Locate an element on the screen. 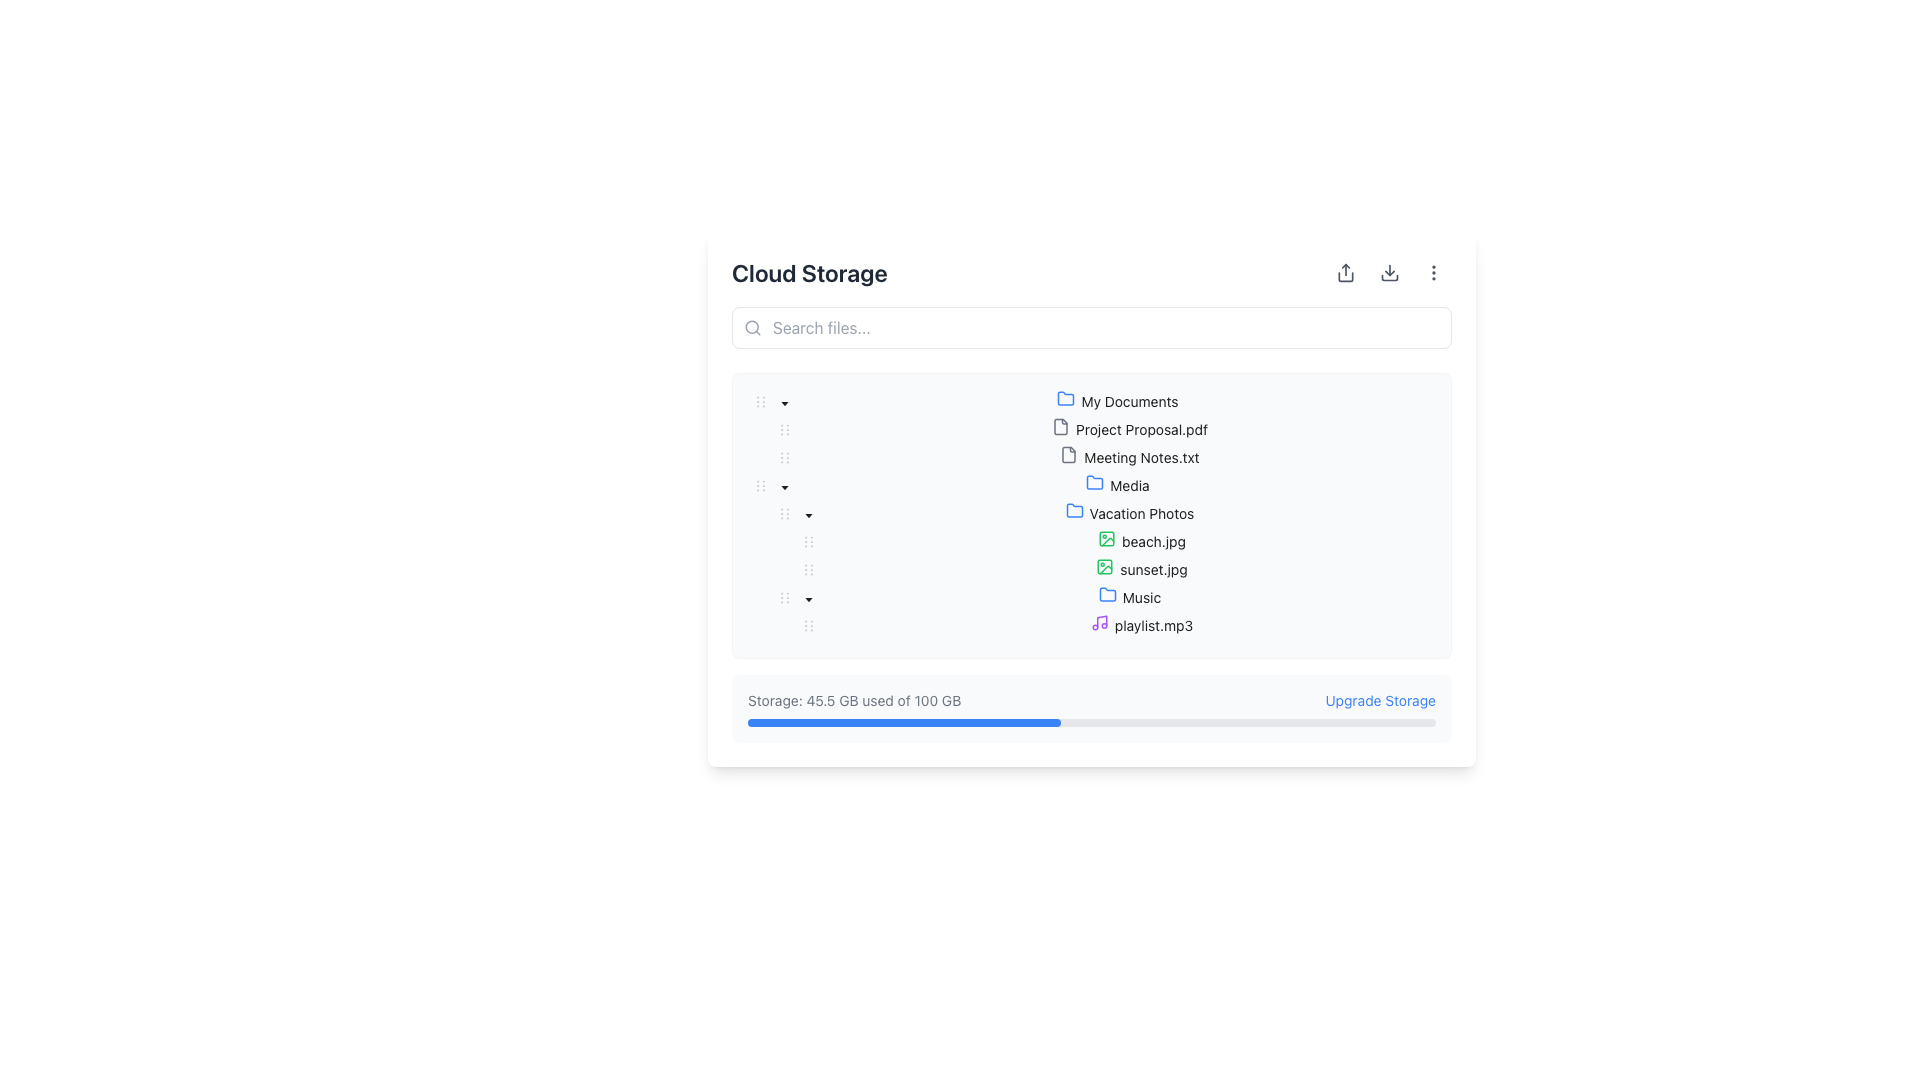  the folder icons within the 'Cloud Storage' file manager pane is located at coordinates (1090, 497).